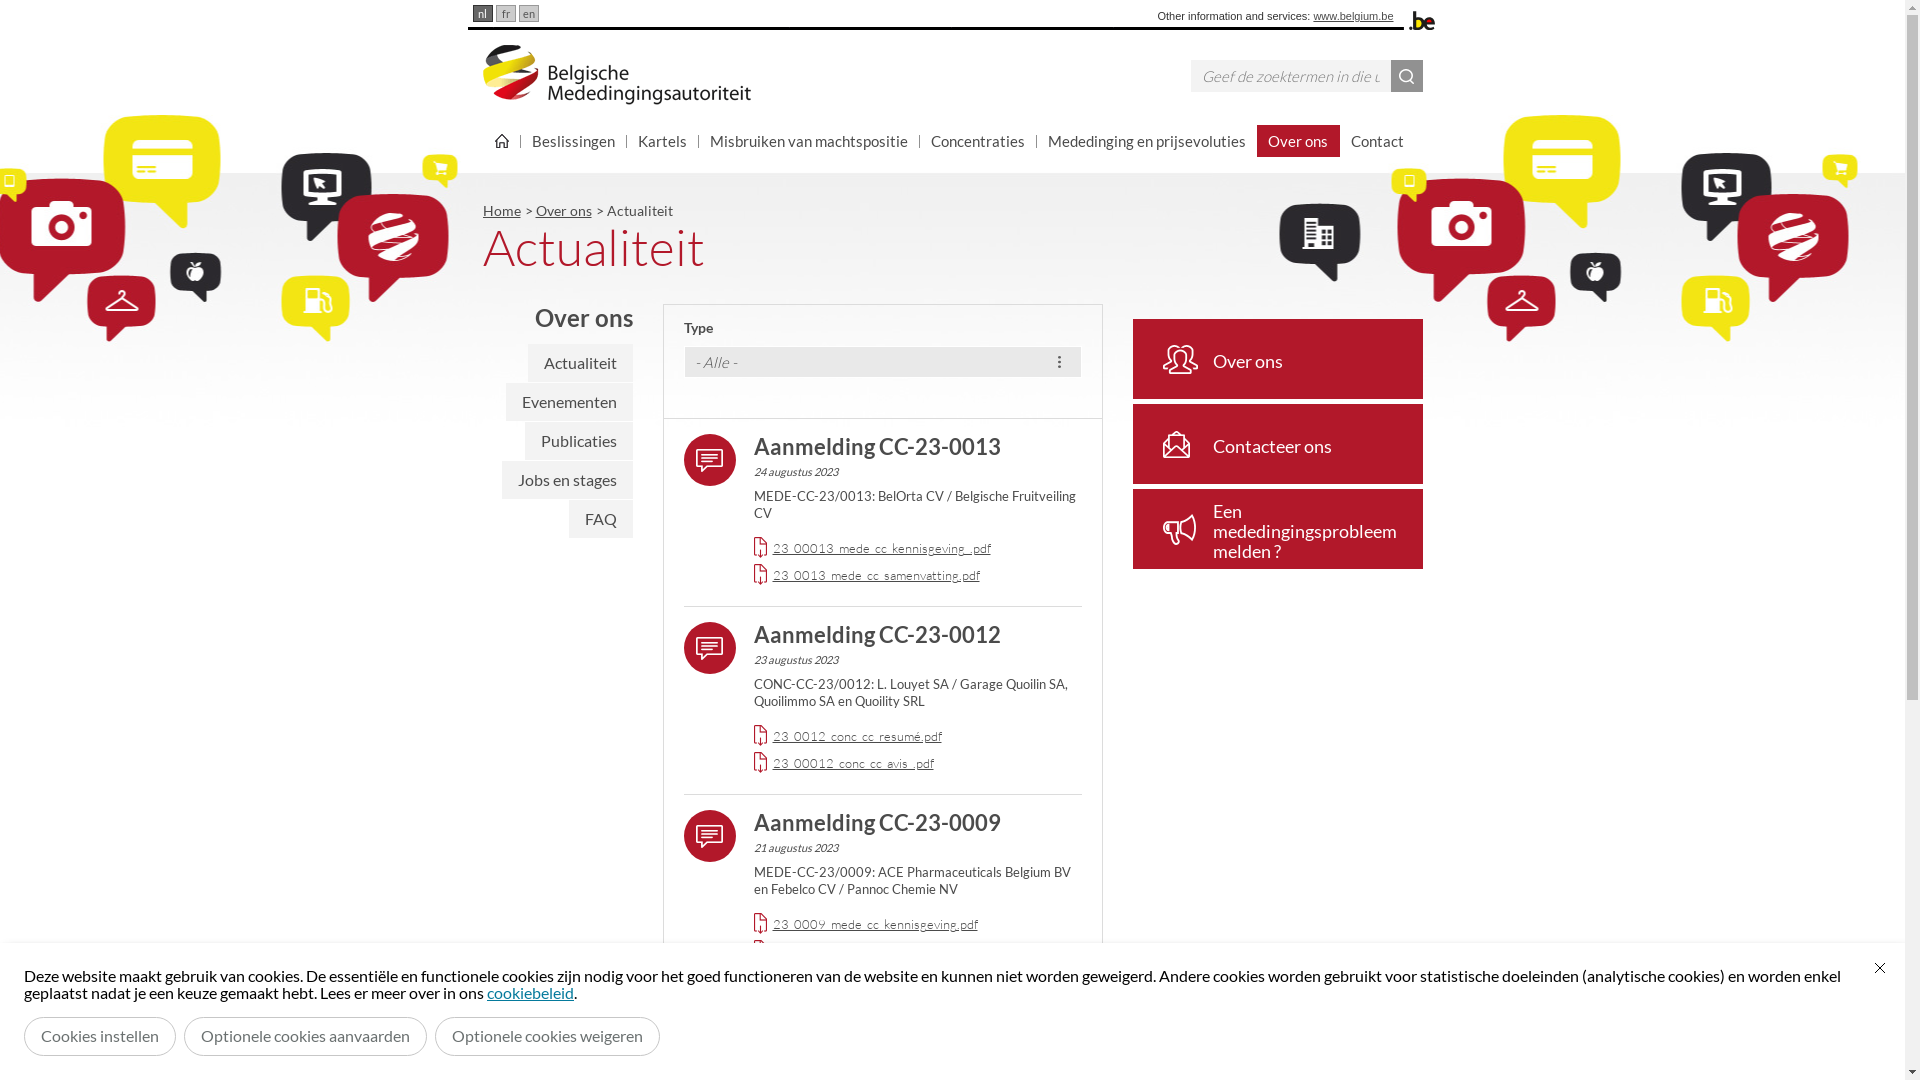 The width and height of the screenshot is (1920, 1080). Describe the element at coordinates (1353, 15) in the screenshot. I see `'www.belgium.be'` at that location.